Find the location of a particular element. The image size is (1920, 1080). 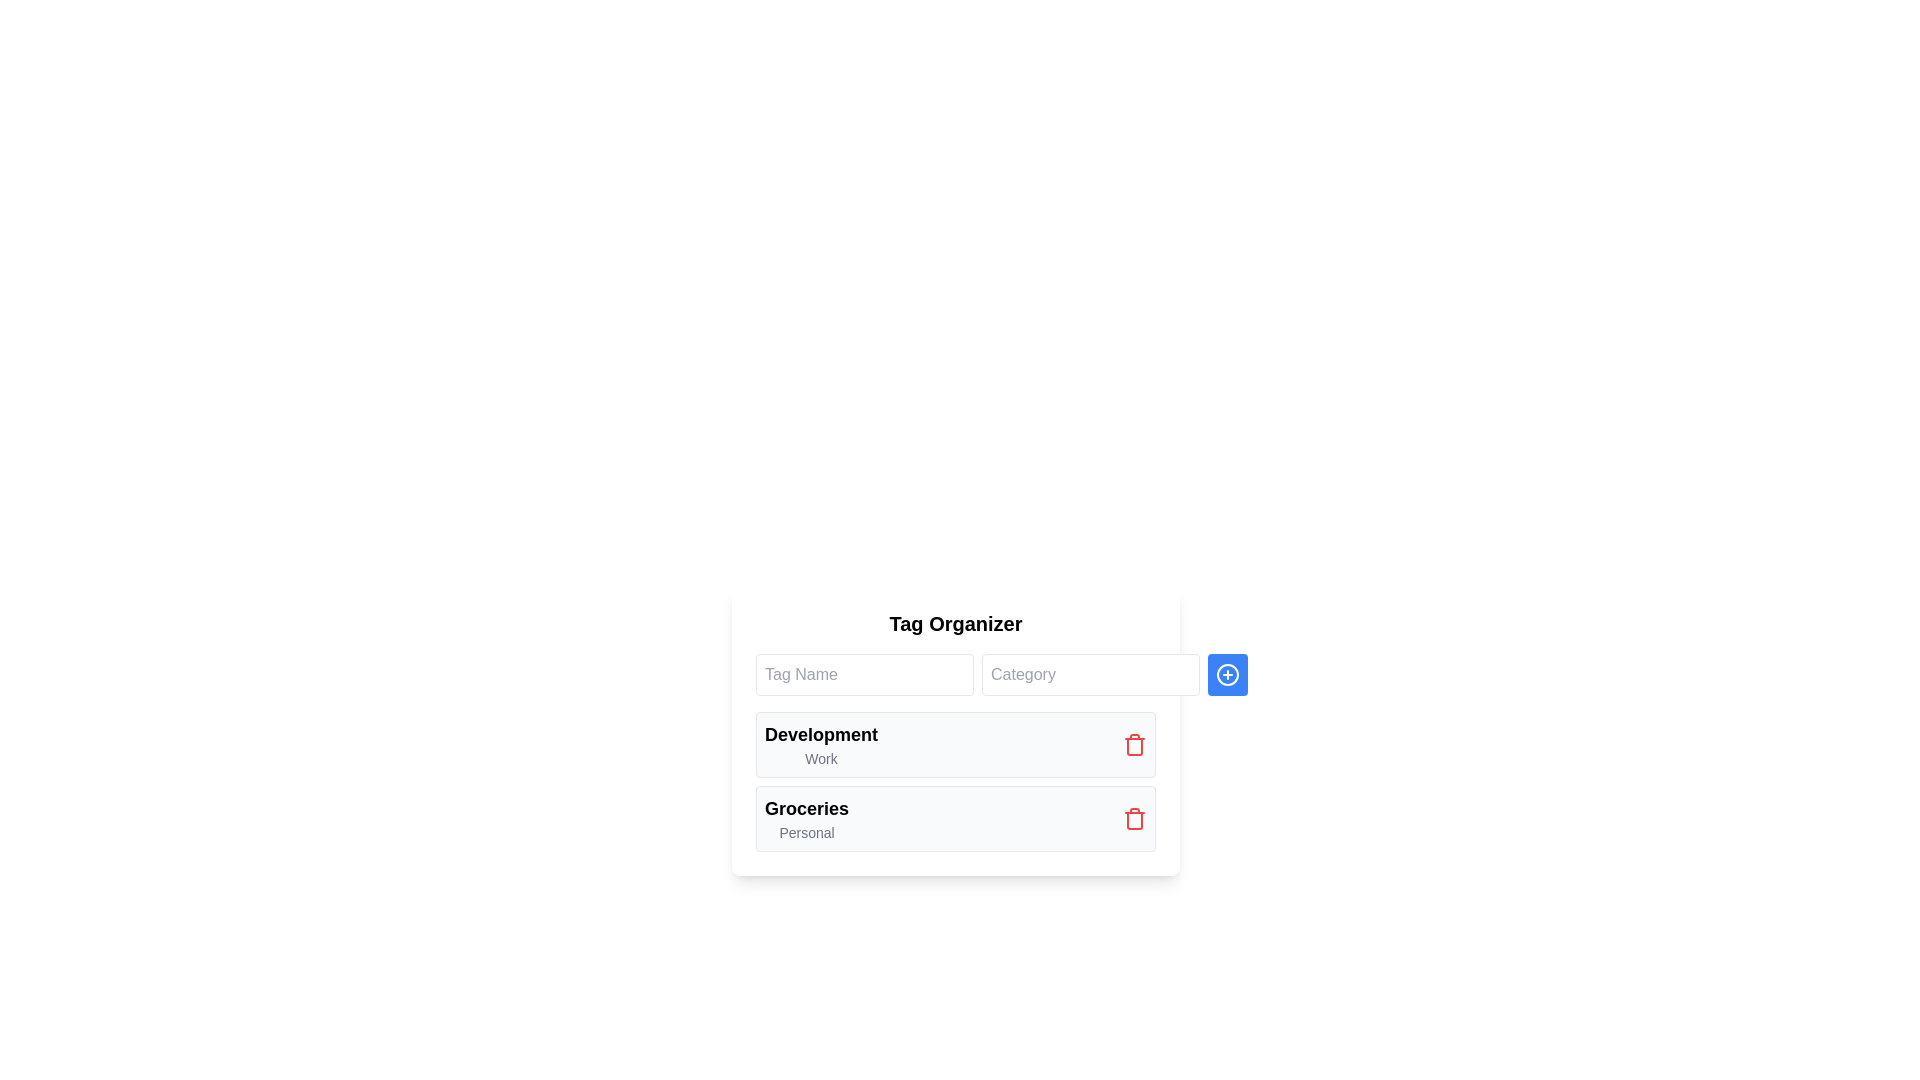

the blue rectangular button with a white circular plus icon is located at coordinates (1227, 675).